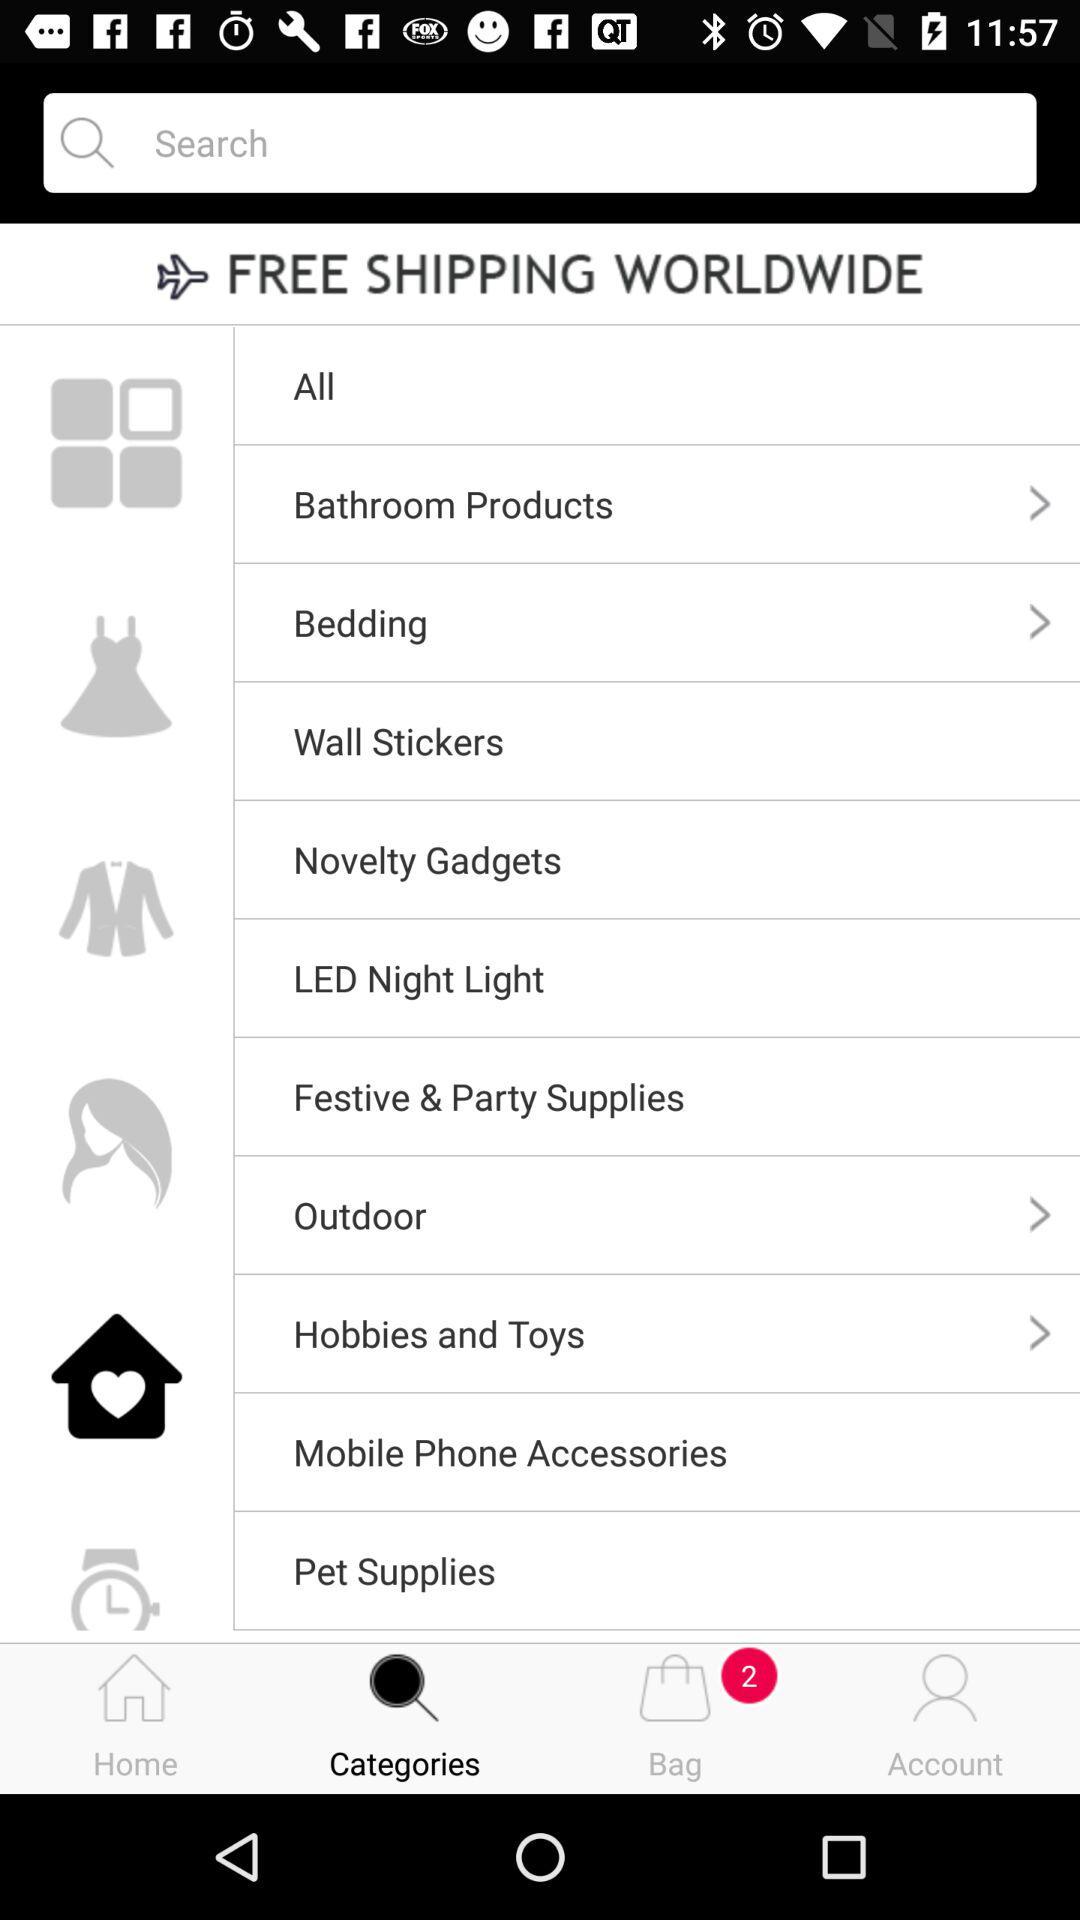  Describe the element at coordinates (577, 141) in the screenshot. I see `to go search` at that location.